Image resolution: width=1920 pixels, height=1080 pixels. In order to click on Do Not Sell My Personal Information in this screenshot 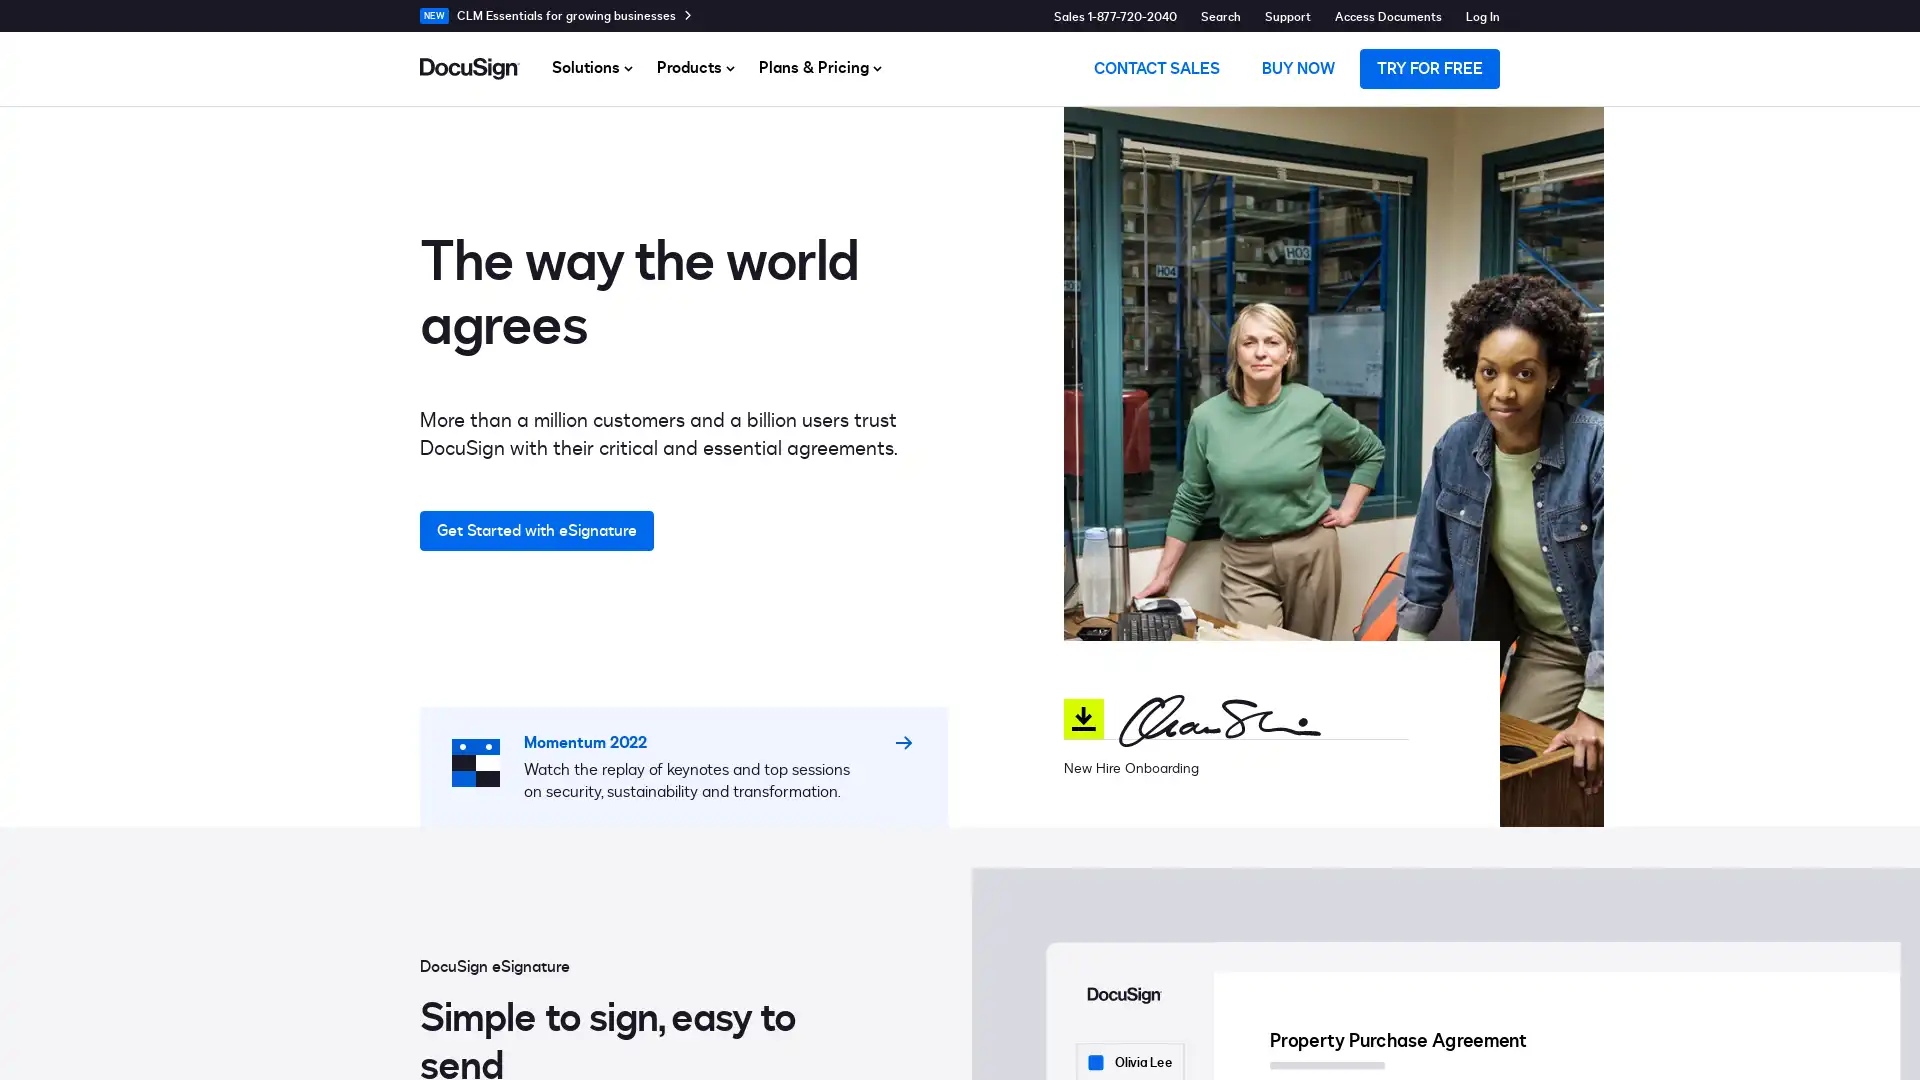, I will do `click(1564, 1035)`.